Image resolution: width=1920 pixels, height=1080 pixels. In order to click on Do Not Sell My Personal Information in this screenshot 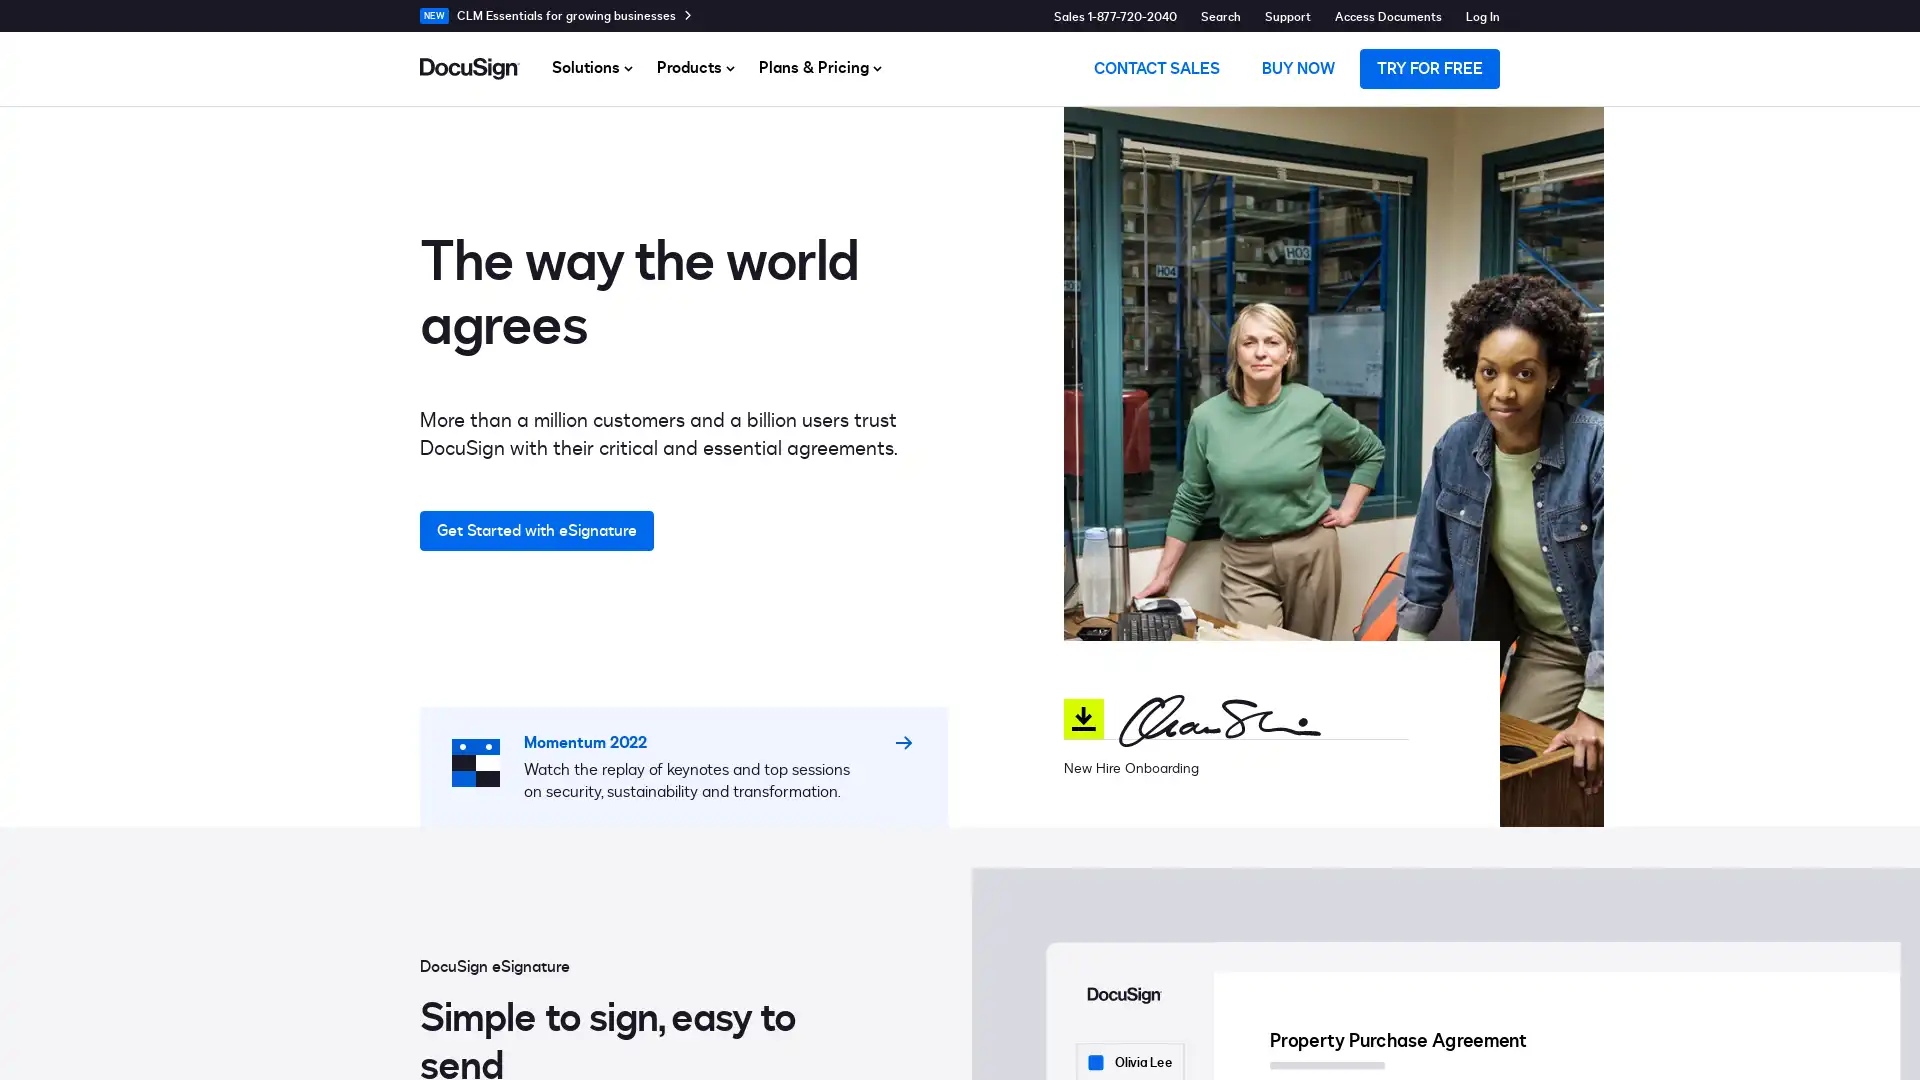, I will do `click(1564, 1035)`.